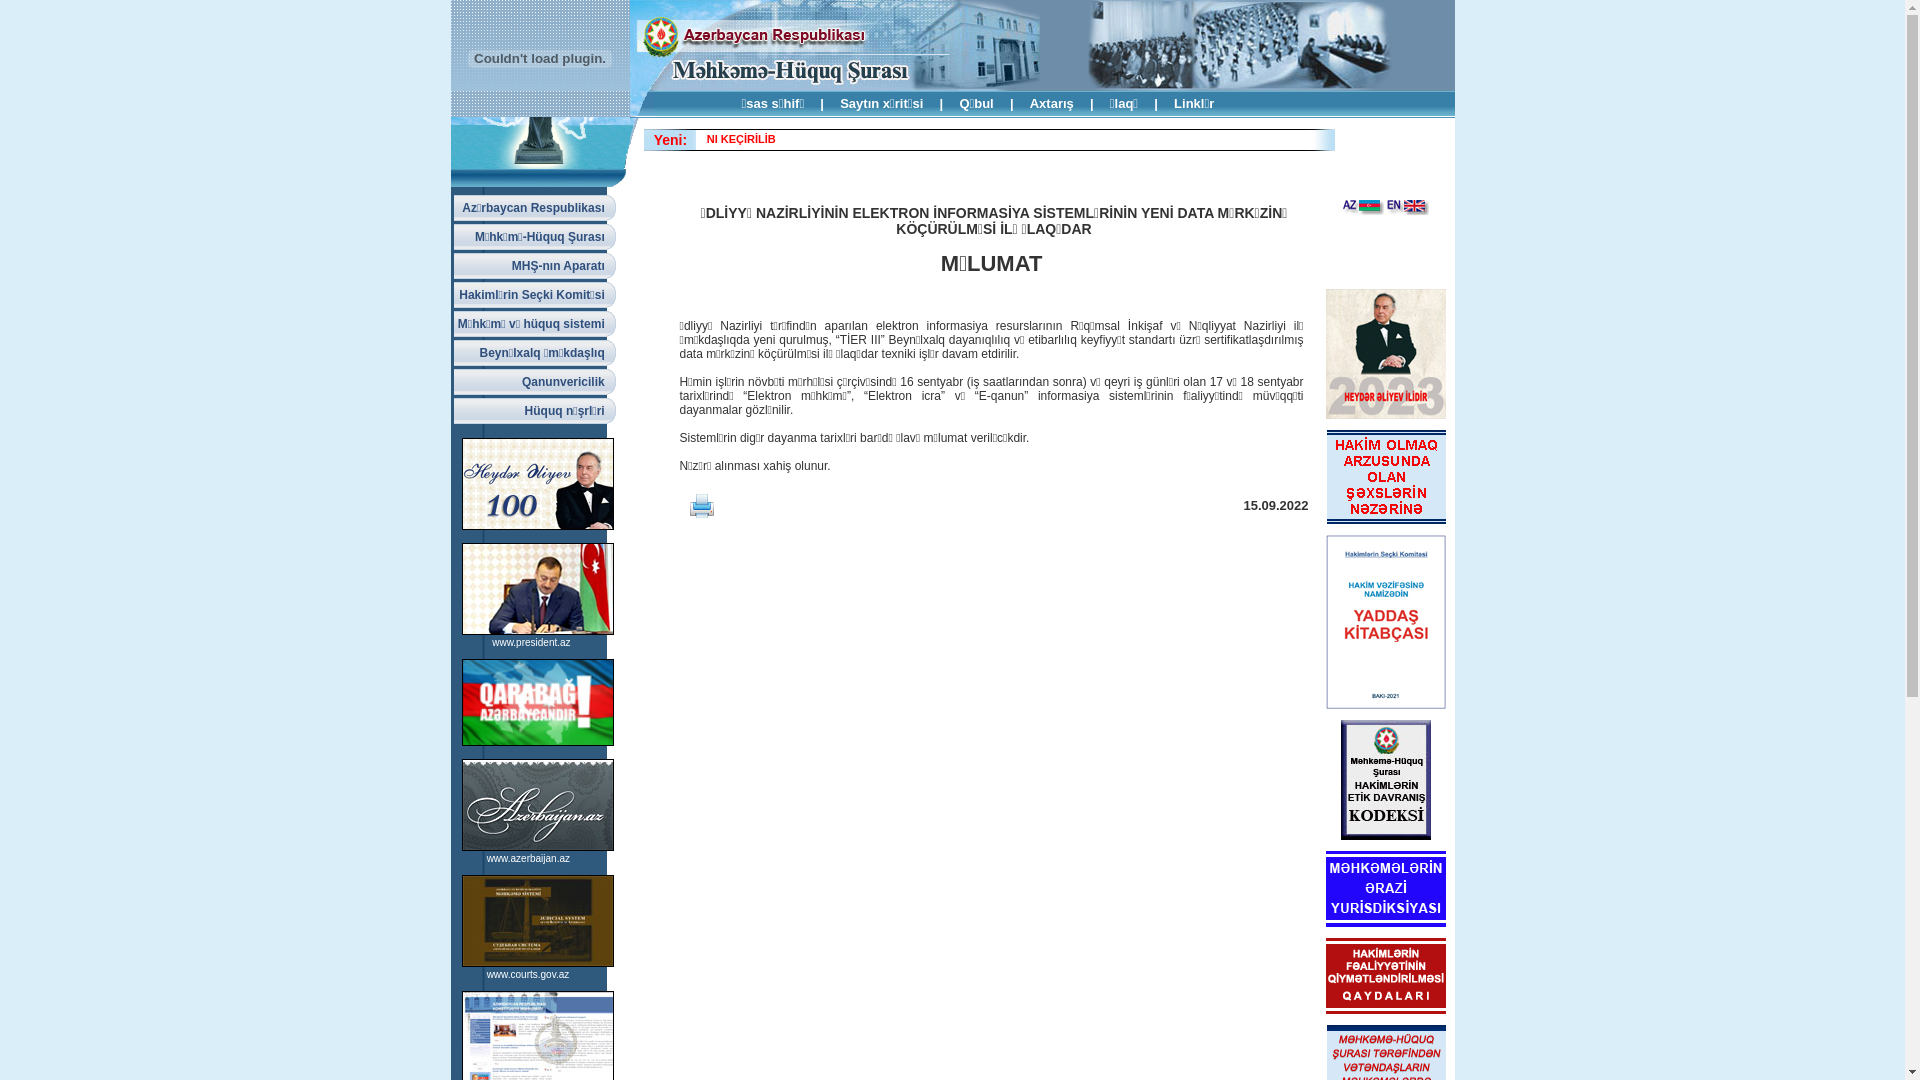 Image resolution: width=1920 pixels, height=1080 pixels. Describe the element at coordinates (531, 642) in the screenshot. I see `'www.president.az'` at that location.